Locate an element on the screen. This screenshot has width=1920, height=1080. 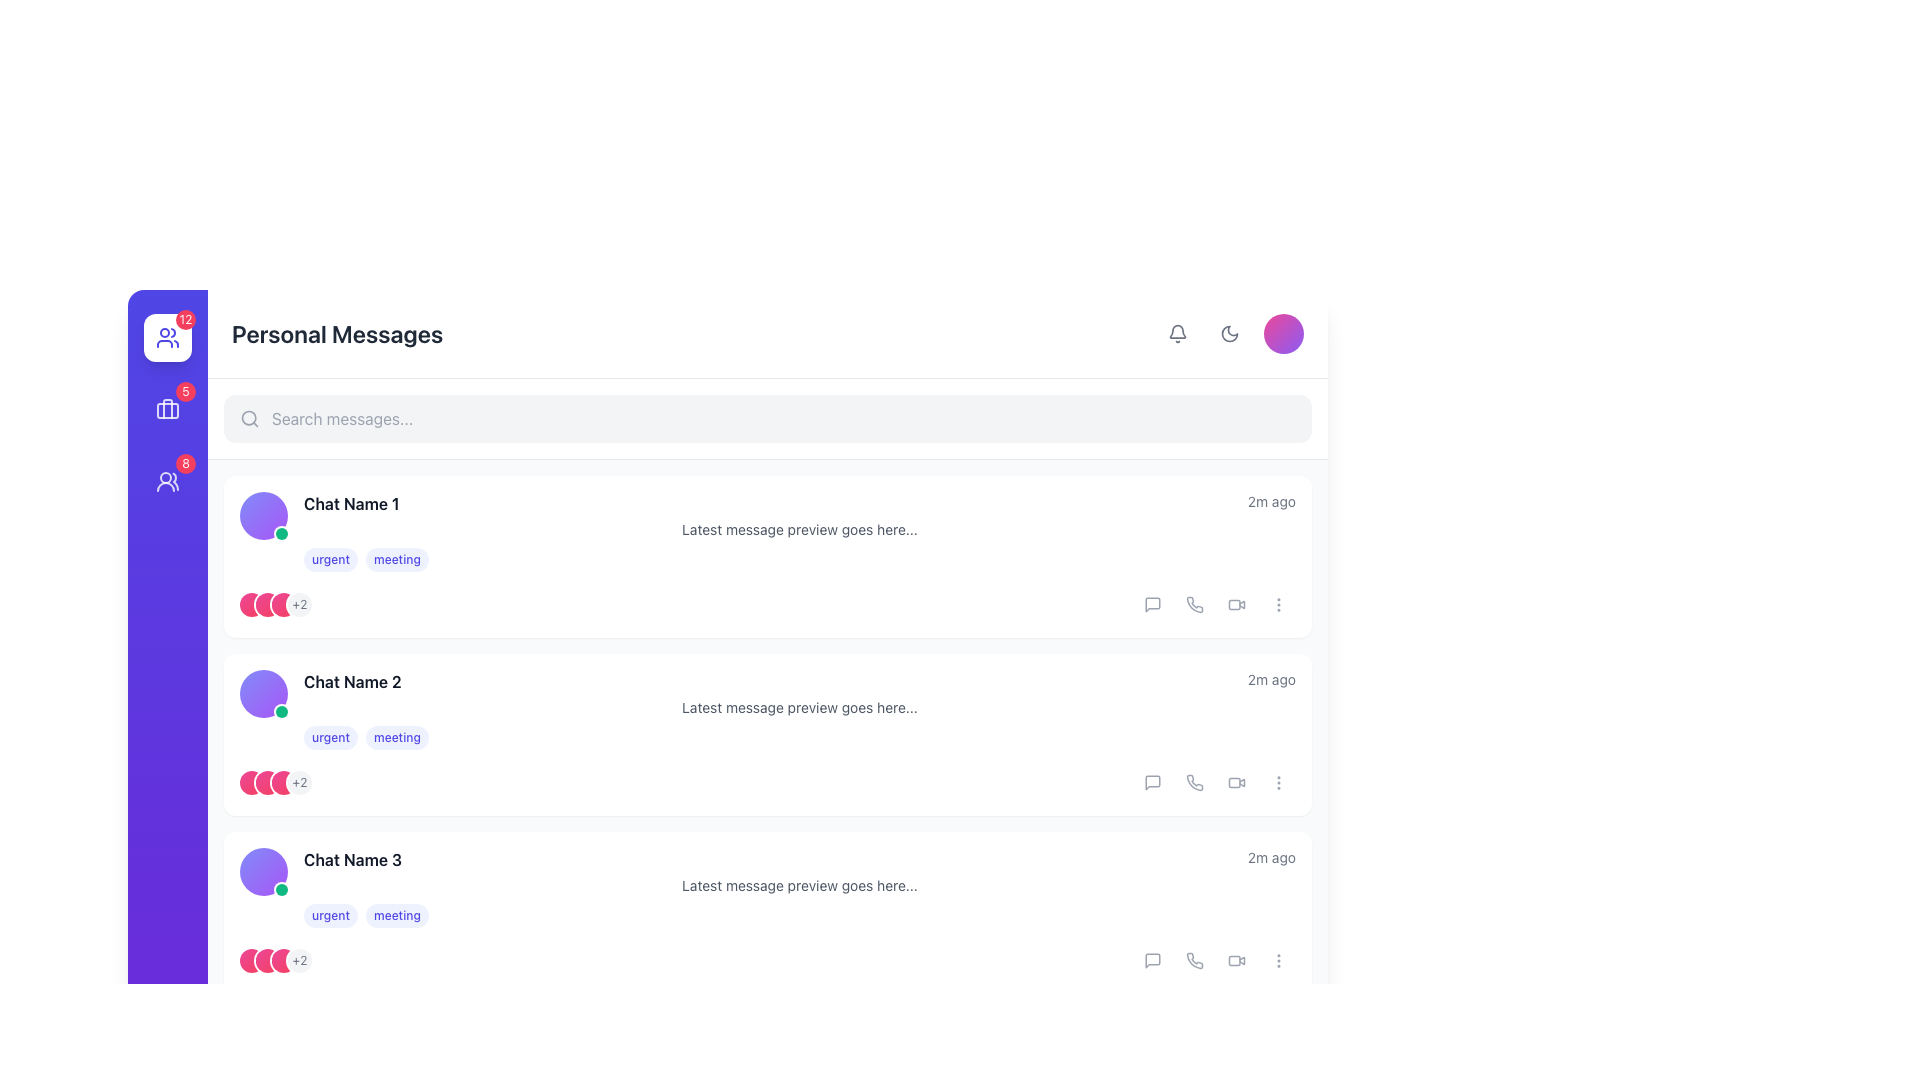
the speech bubble icon located to the far right of the third chat preview pane is located at coordinates (1152, 959).